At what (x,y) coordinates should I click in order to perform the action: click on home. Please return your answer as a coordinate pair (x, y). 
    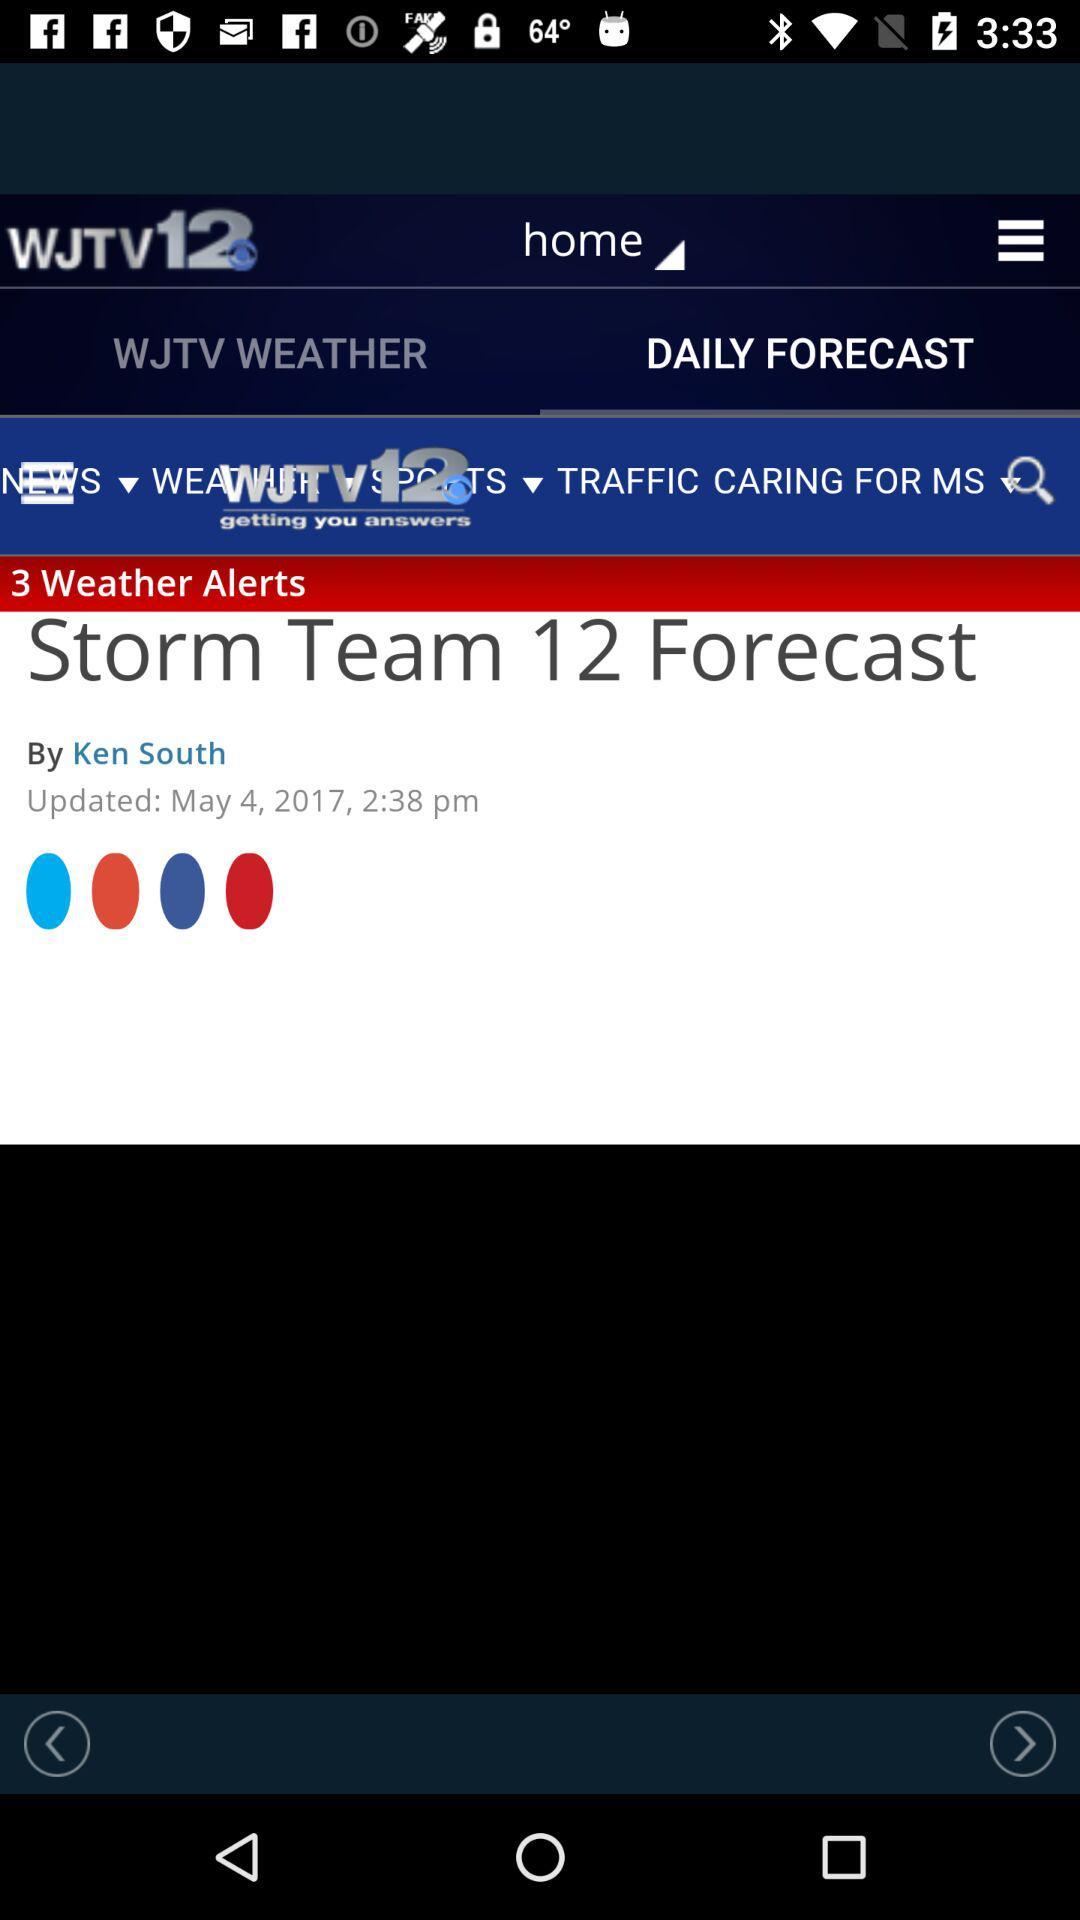
    Looking at the image, I should click on (616, 240).